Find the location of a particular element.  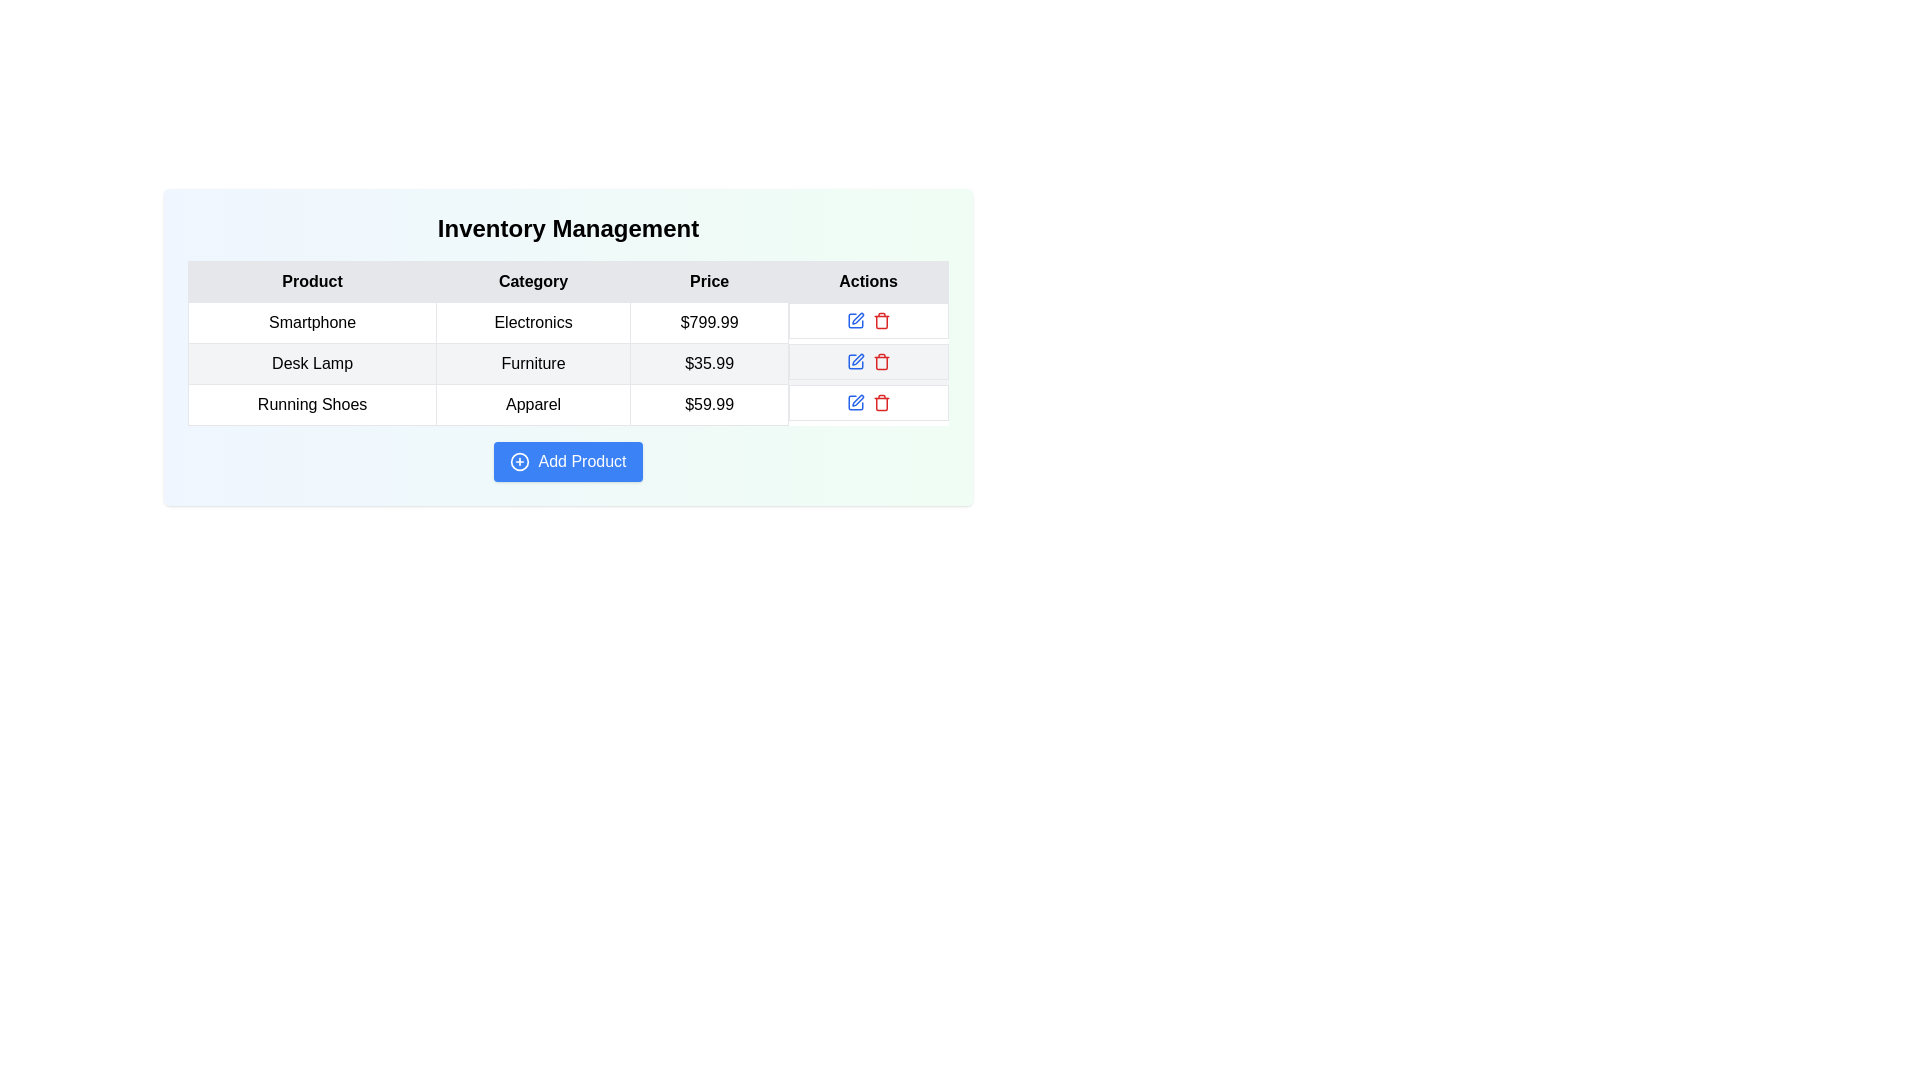

the edit button located in the 'Actions' column of the last row for the 'Running Shoes' entry to initiate editing of the table row is located at coordinates (858, 400).